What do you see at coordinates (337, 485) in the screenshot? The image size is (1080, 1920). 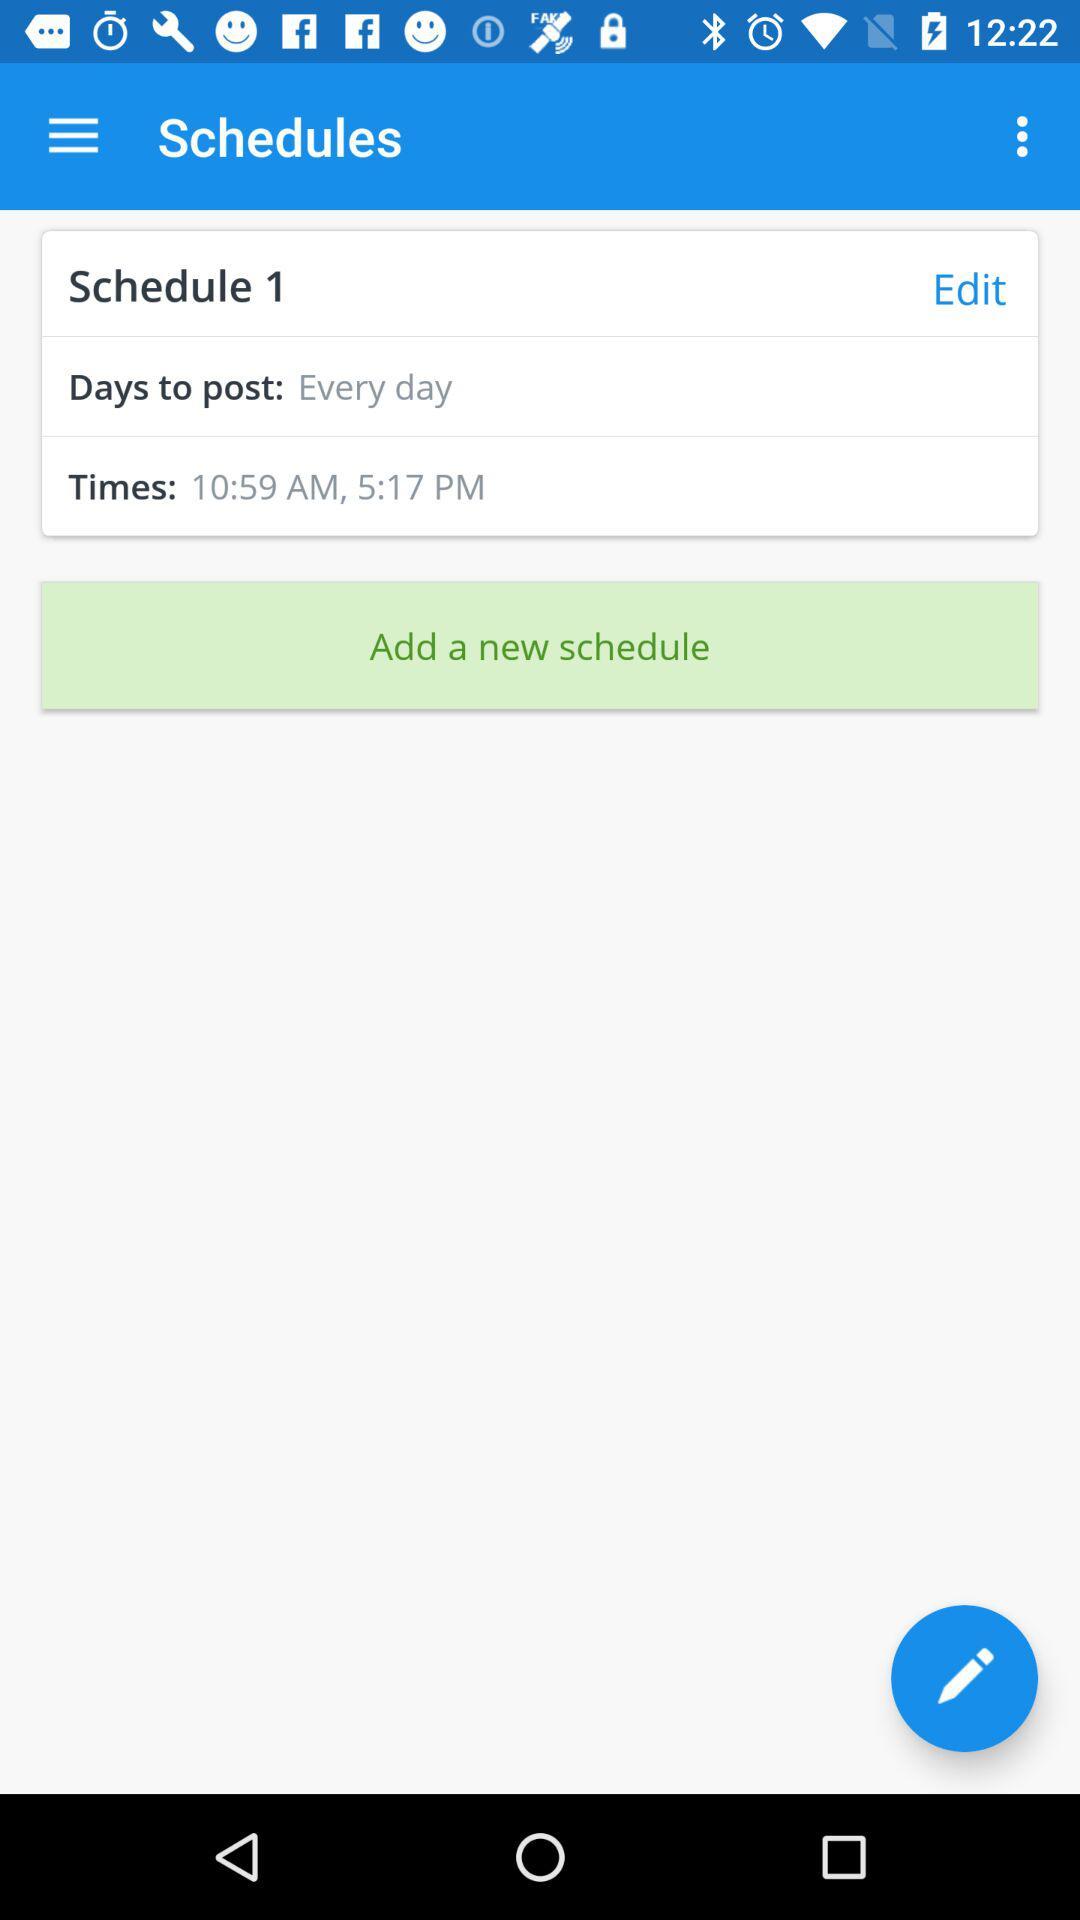 I see `the 10 59 am item` at bounding box center [337, 485].